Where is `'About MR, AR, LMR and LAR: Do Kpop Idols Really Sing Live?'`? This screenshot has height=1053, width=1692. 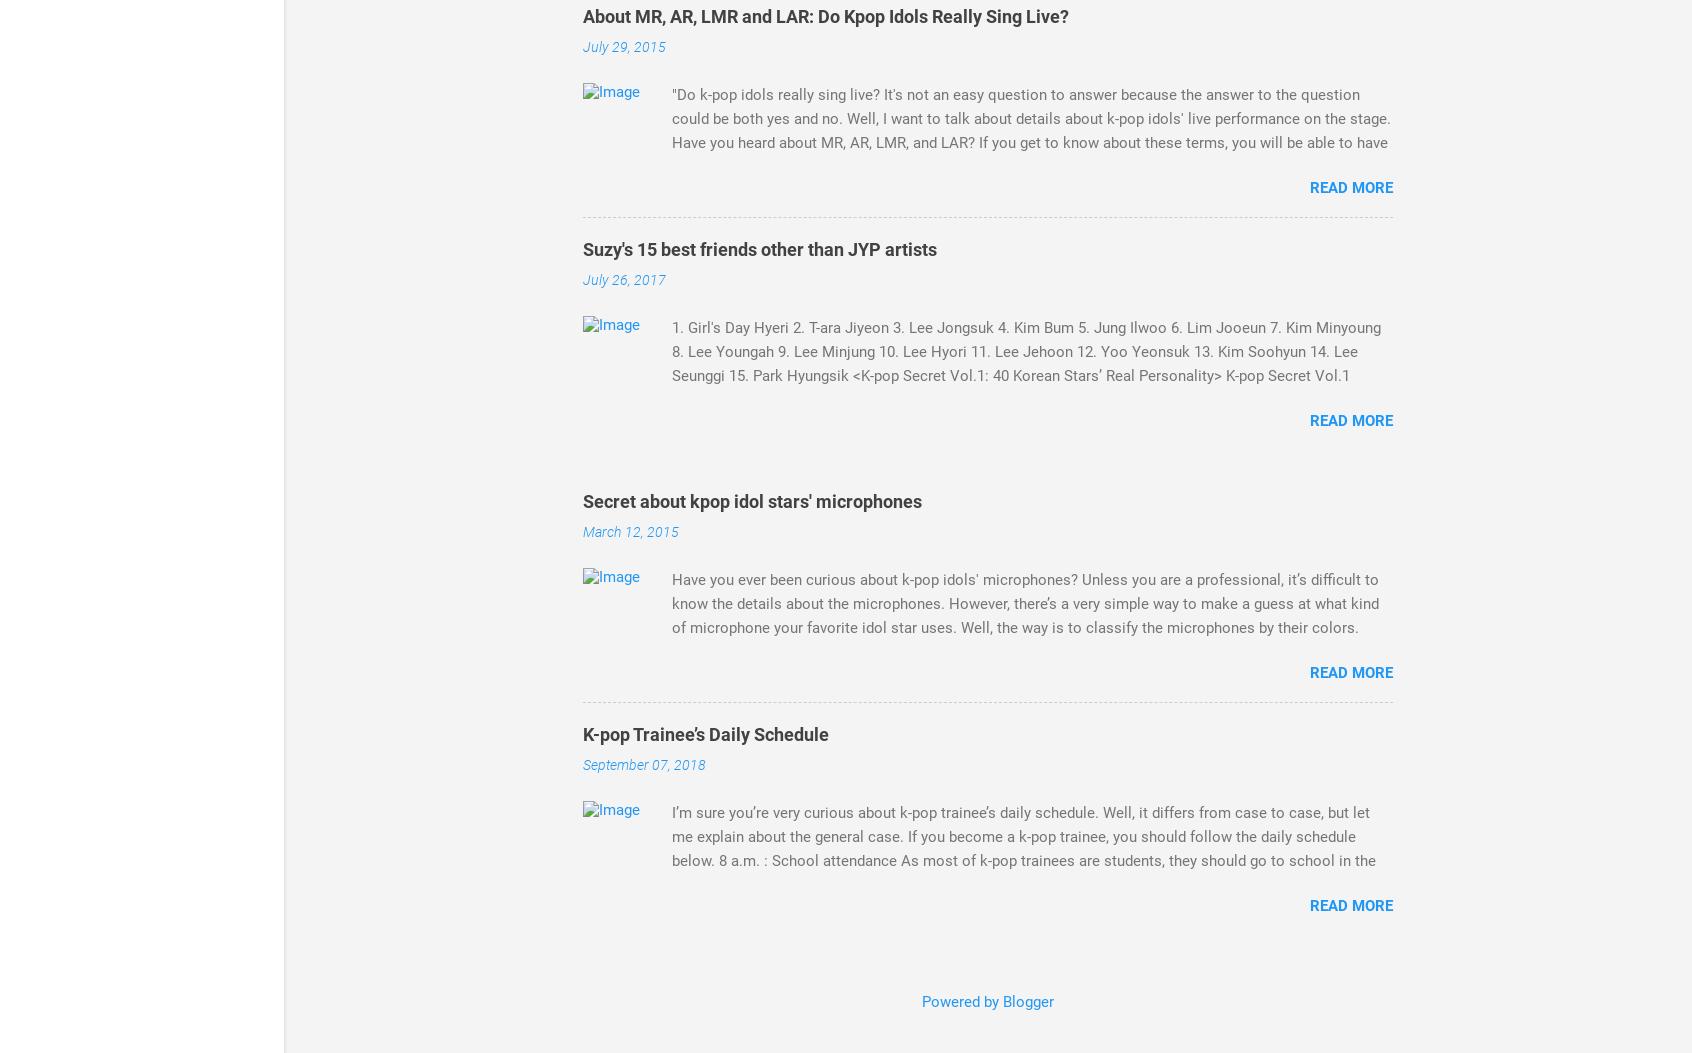 'About MR, AR, LMR and LAR: Do Kpop Idols Really Sing Live?' is located at coordinates (826, 16).